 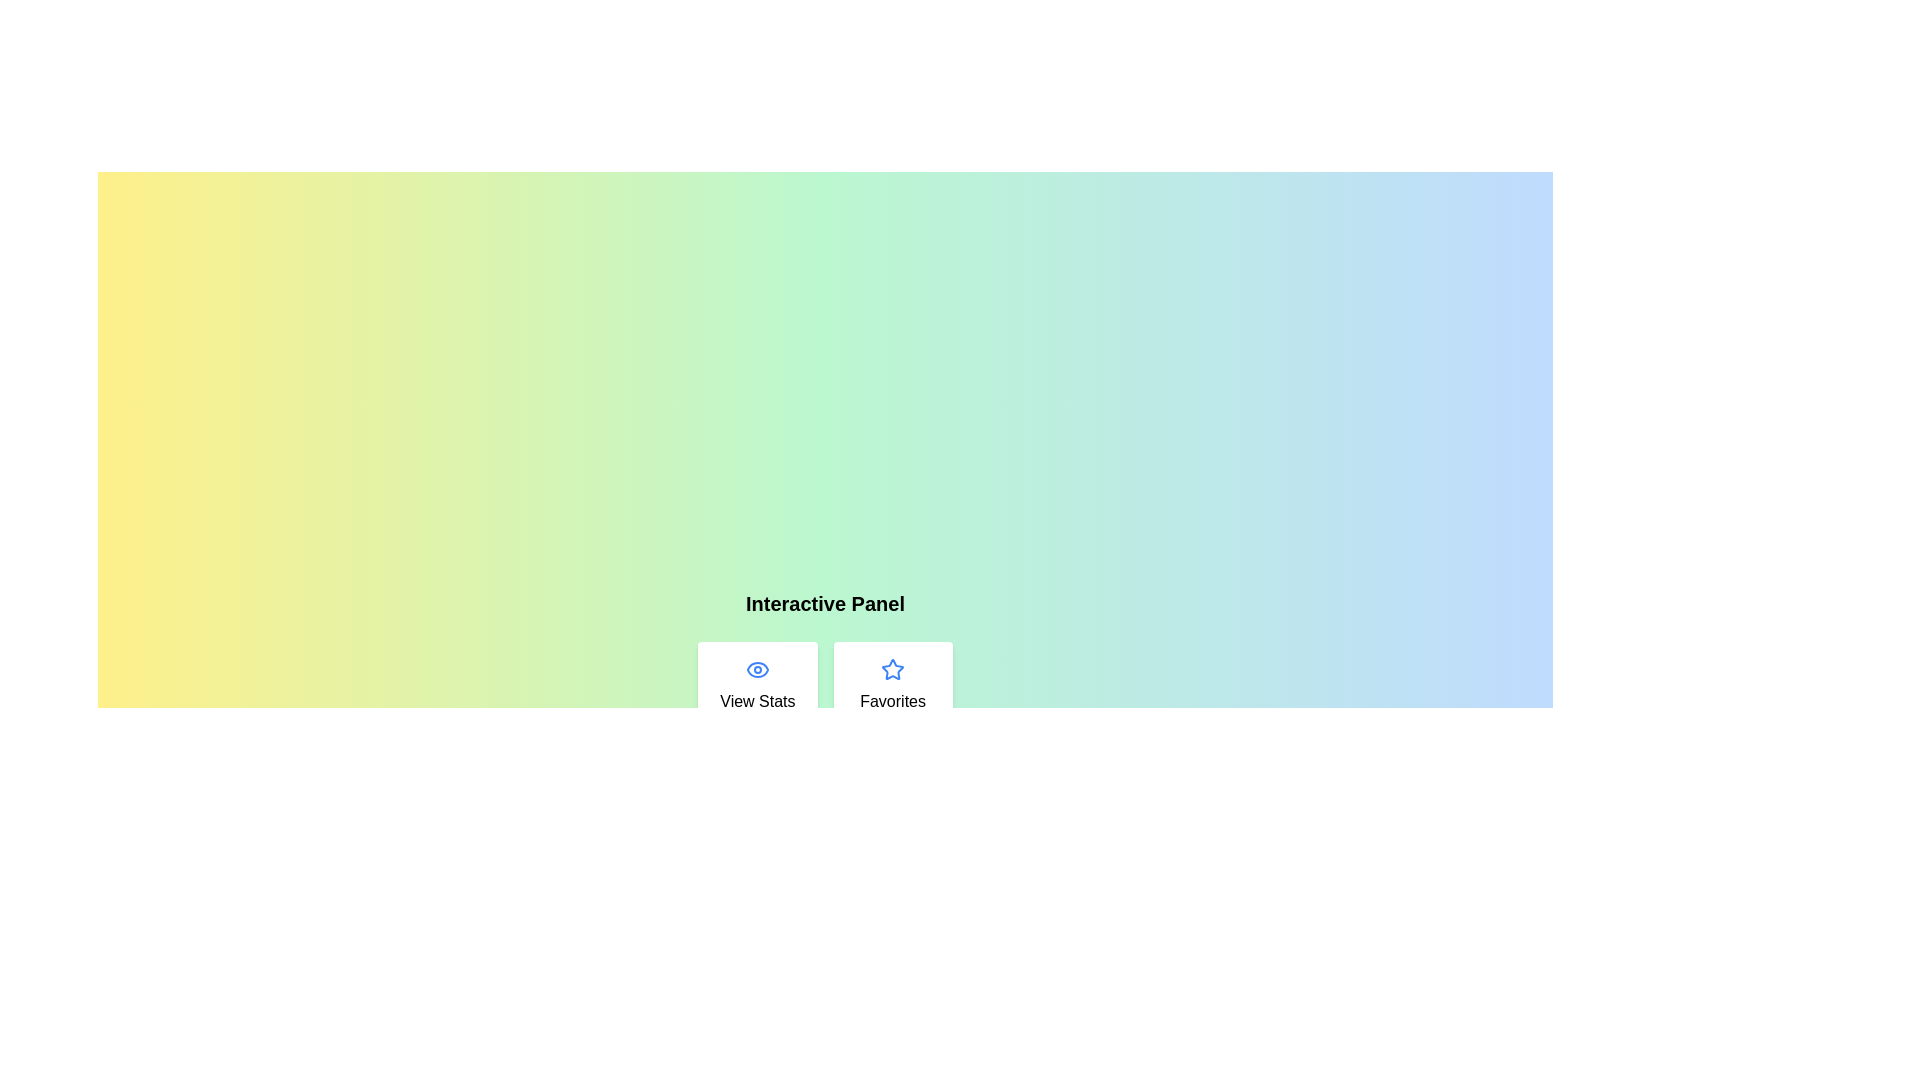 I want to click on the star-shaped icon with a blue outline located in the 'Favorites' panel at the top-center, positioned above the text 'Favorites', so click(x=891, y=670).